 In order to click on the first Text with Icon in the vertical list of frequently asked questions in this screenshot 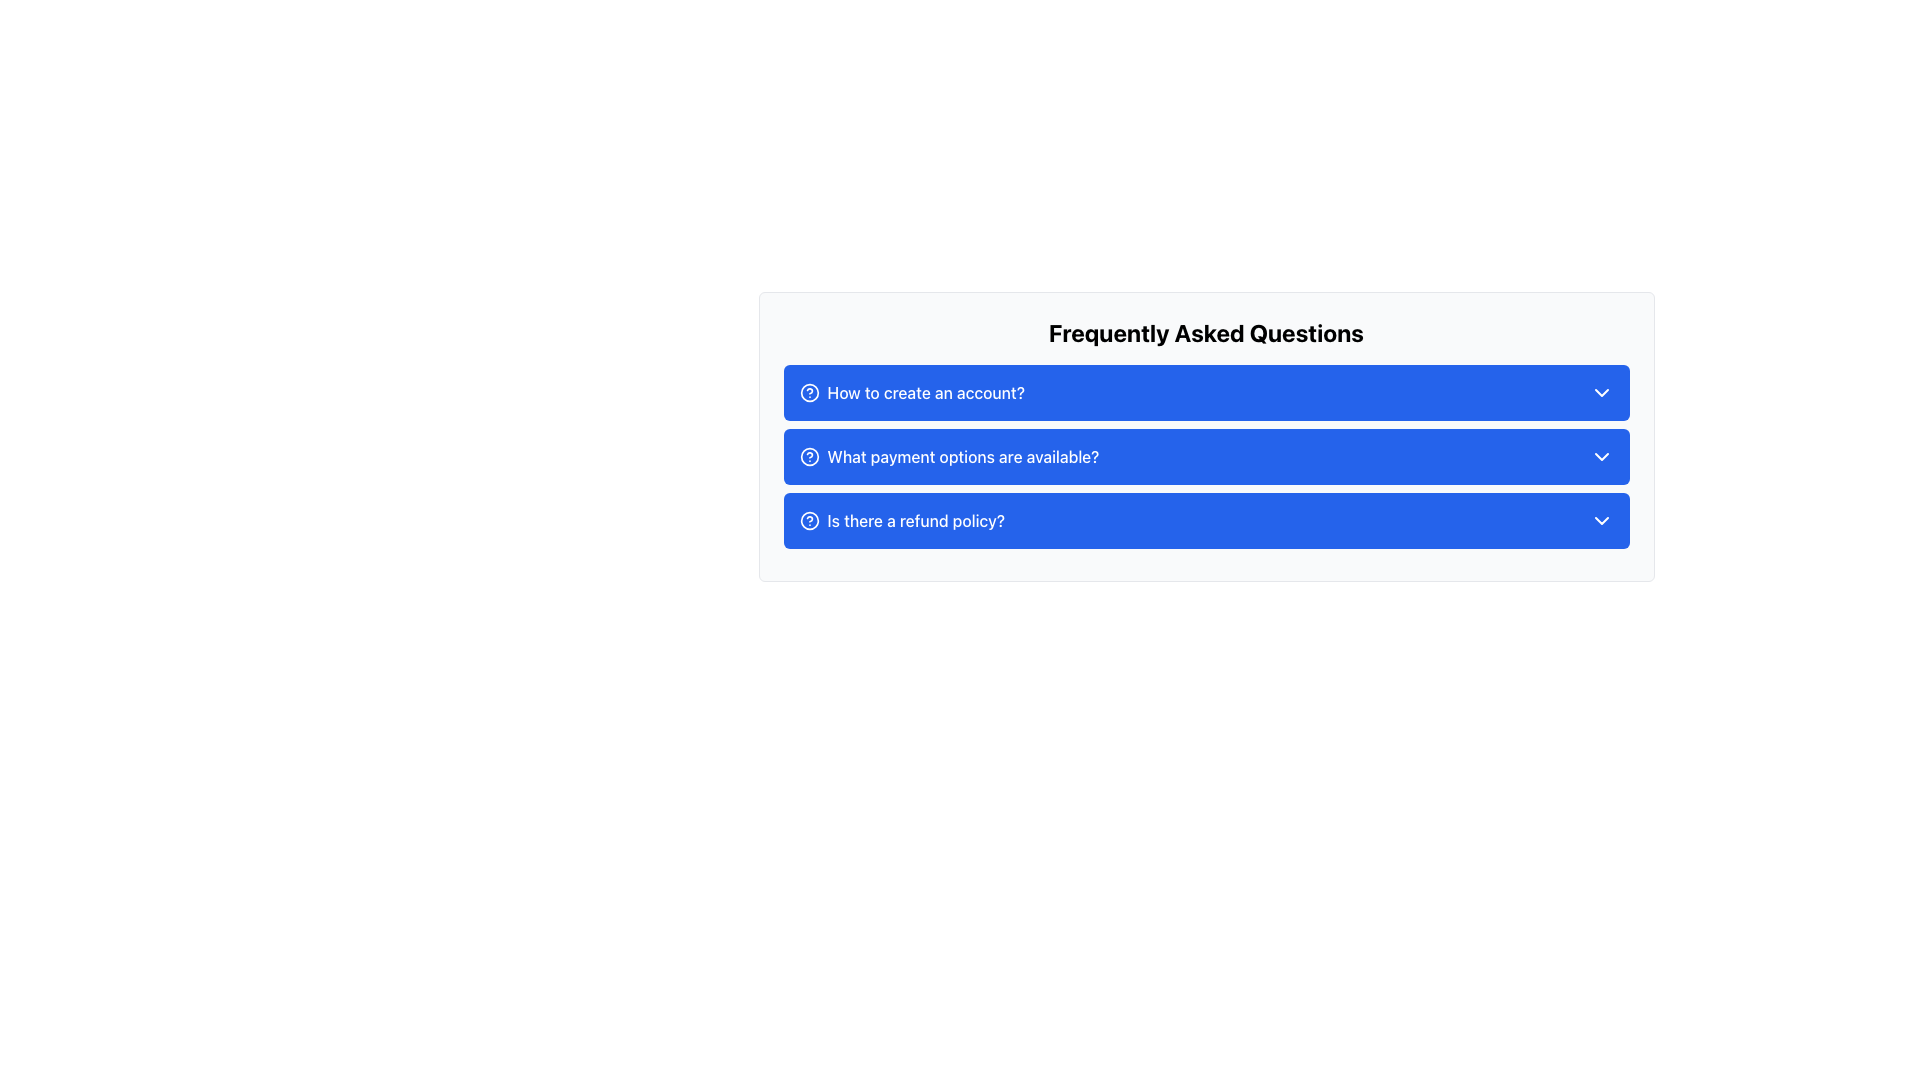, I will do `click(911, 393)`.